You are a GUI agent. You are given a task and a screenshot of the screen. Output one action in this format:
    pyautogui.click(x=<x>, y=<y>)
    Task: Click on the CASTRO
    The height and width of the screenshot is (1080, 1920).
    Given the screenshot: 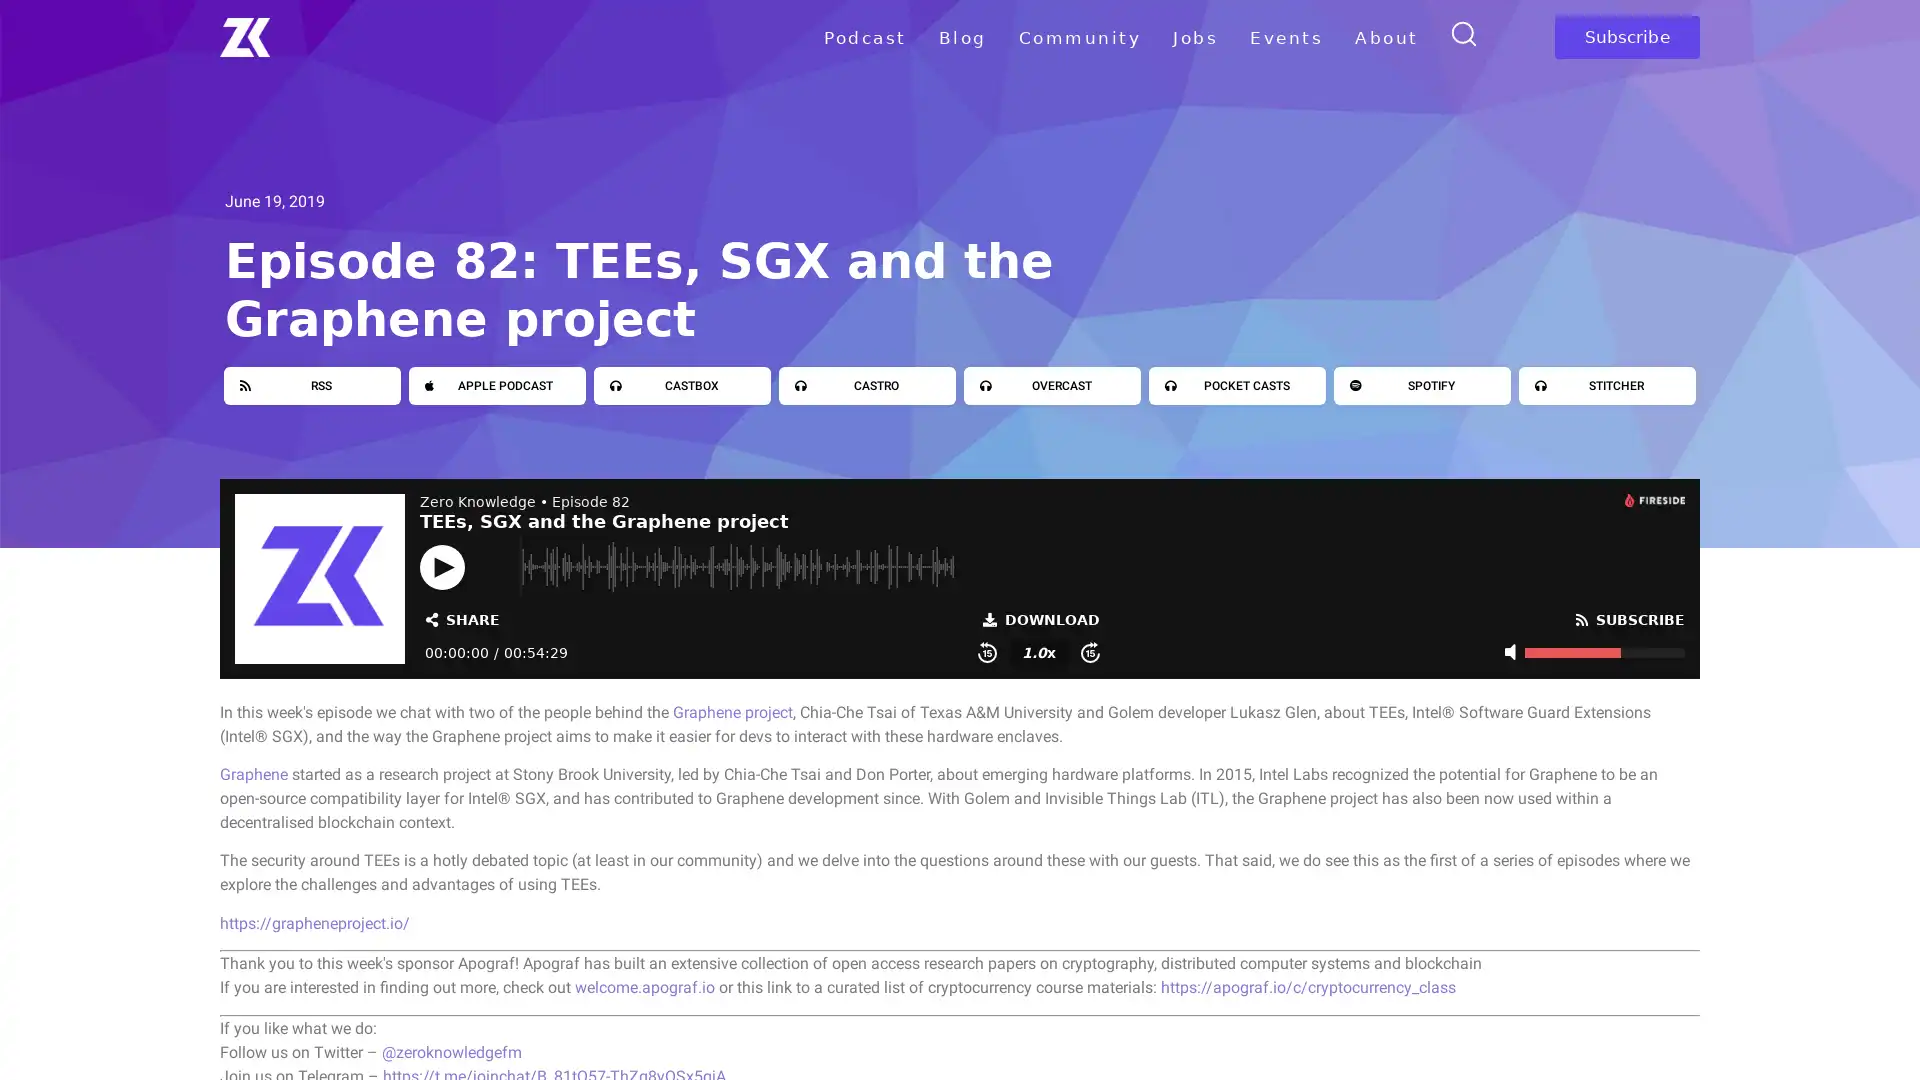 What is the action you would take?
    pyautogui.click(x=867, y=385)
    